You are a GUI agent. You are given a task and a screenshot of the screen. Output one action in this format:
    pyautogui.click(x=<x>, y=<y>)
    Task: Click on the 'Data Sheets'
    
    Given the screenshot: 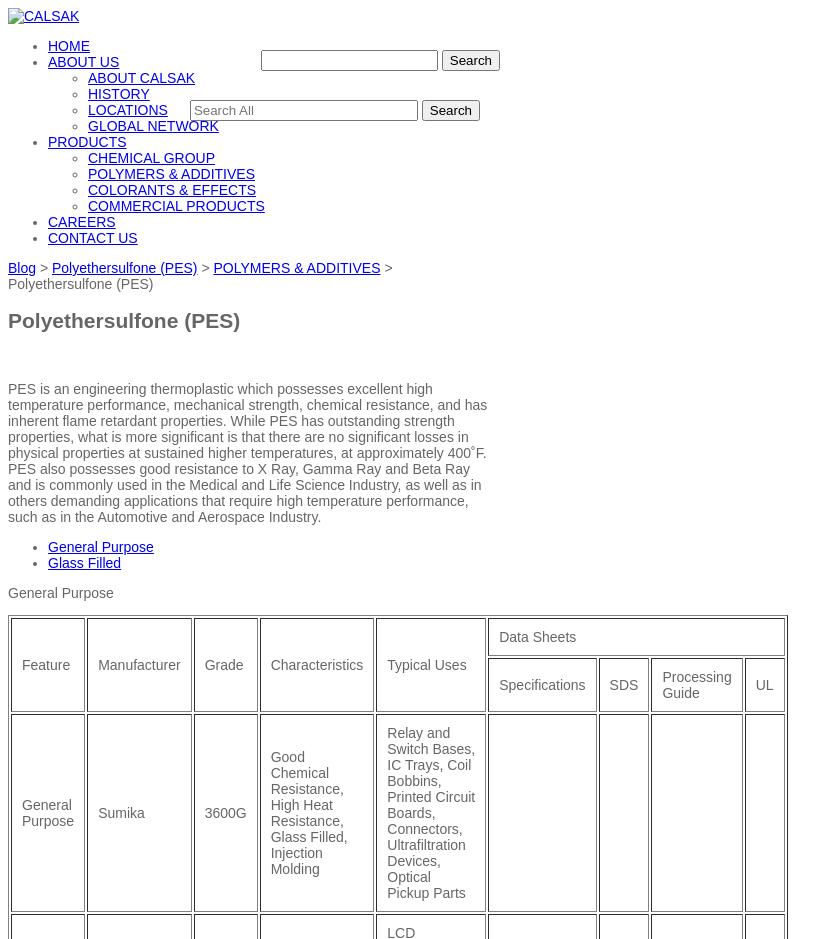 What is the action you would take?
    pyautogui.click(x=537, y=634)
    